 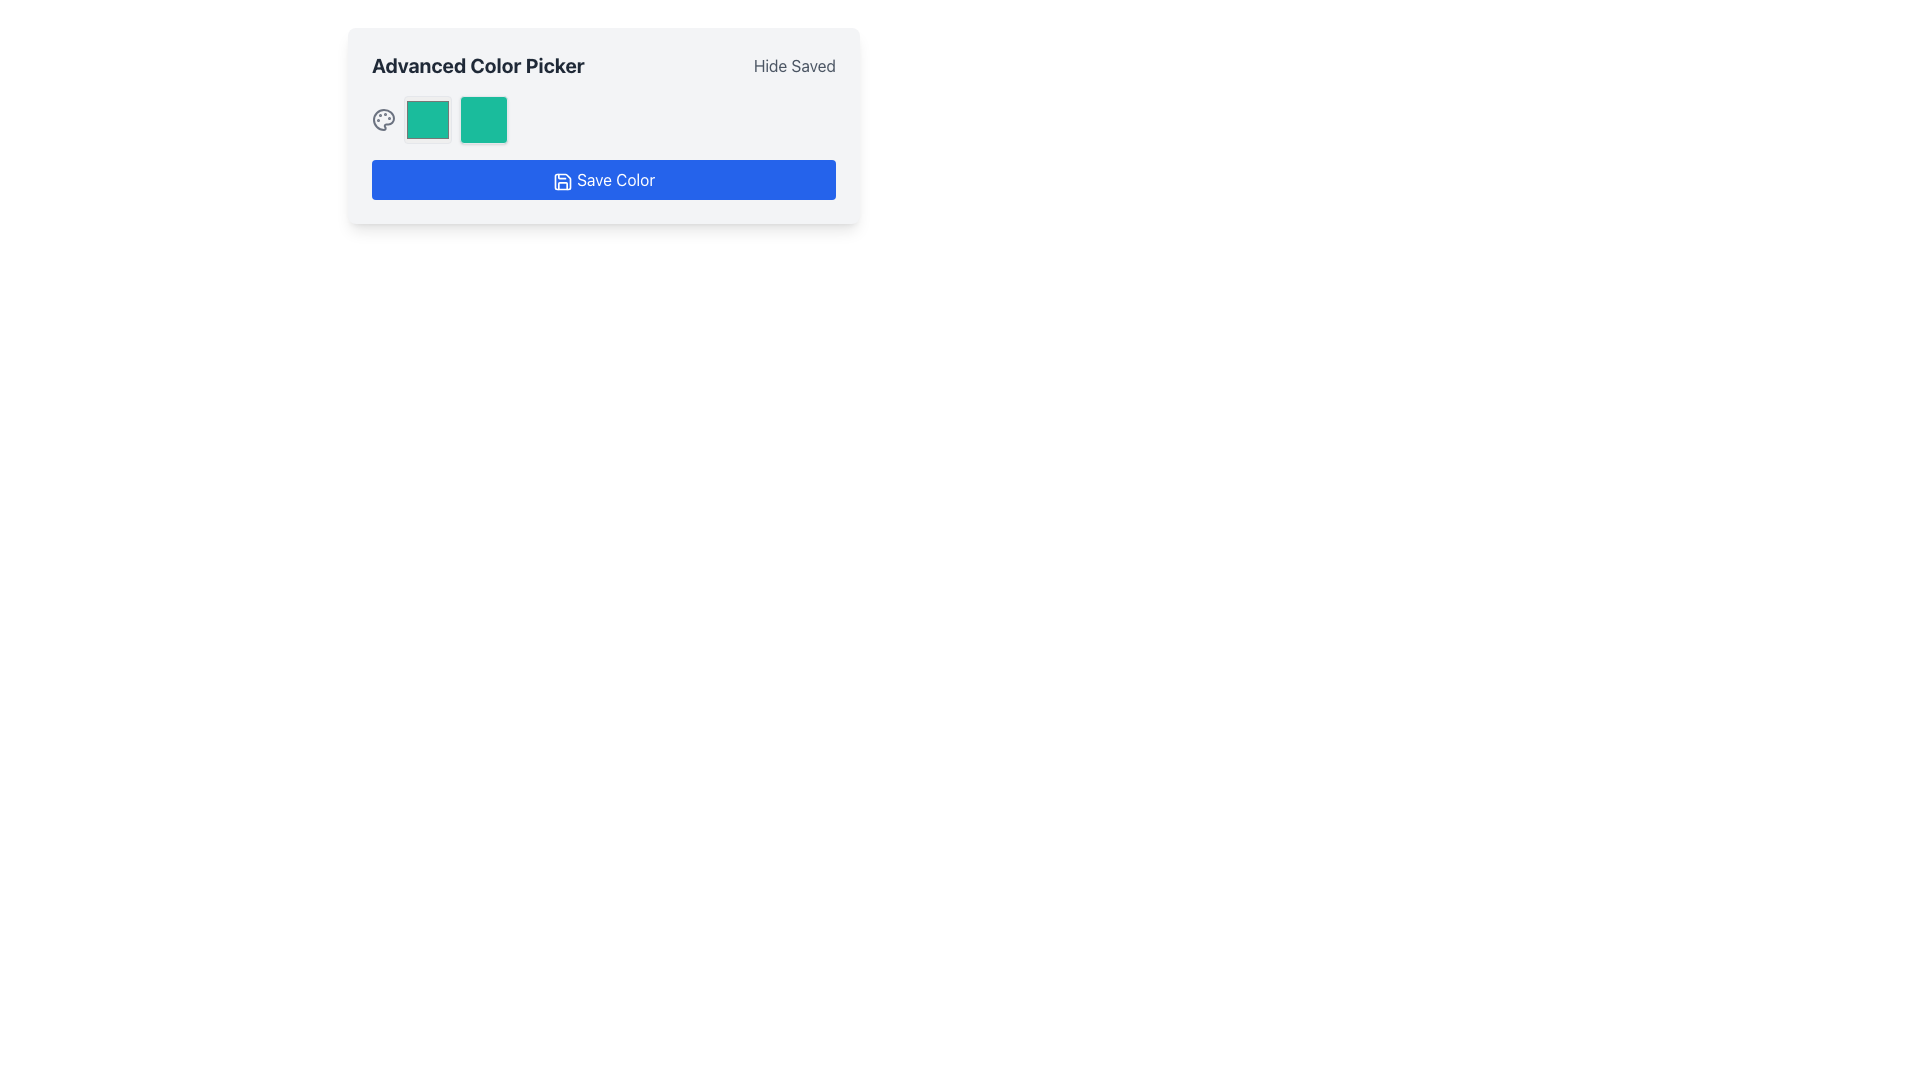 What do you see at coordinates (603, 180) in the screenshot?
I see `the save button located near the bottom of the 'Advanced Color Picker' section` at bounding box center [603, 180].